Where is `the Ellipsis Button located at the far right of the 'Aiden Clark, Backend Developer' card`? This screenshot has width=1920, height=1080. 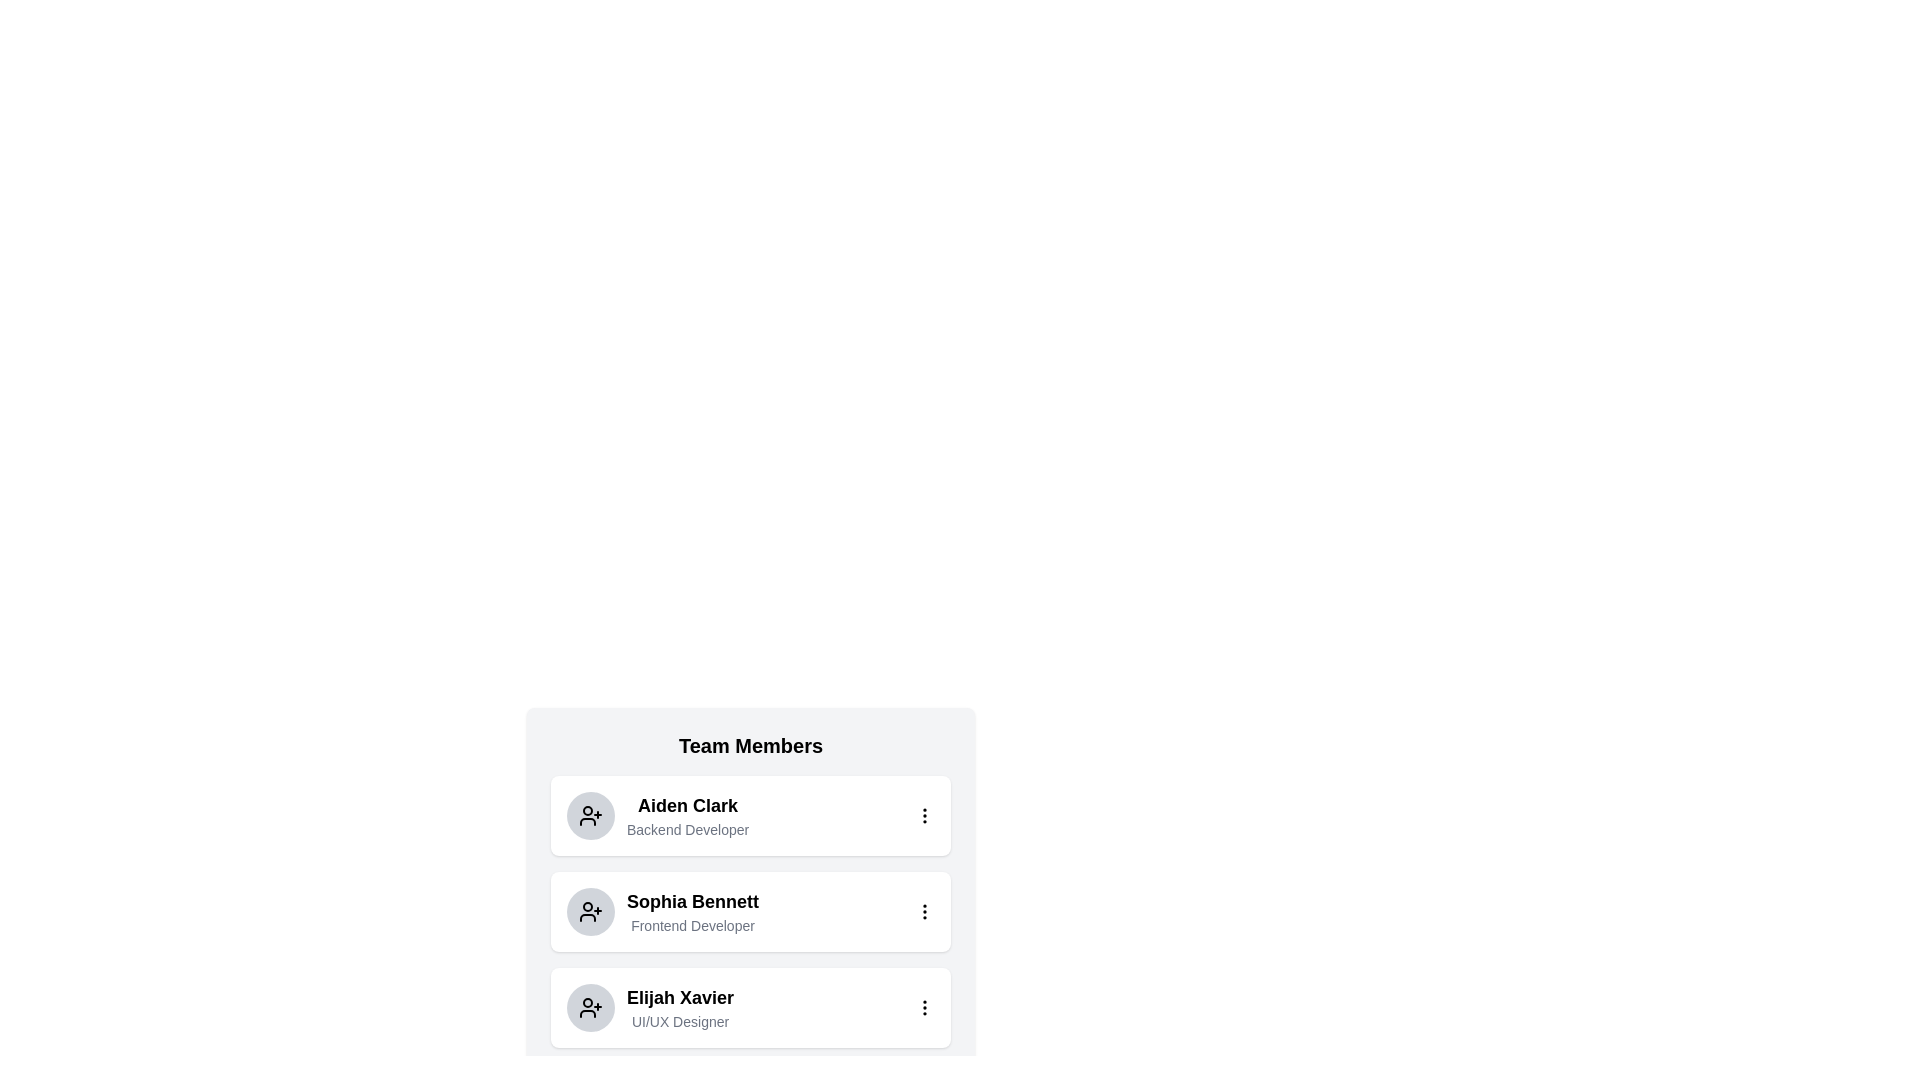
the Ellipsis Button located at the far right of the 'Aiden Clark, Backend Developer' card is located at coordinates (924, 816).